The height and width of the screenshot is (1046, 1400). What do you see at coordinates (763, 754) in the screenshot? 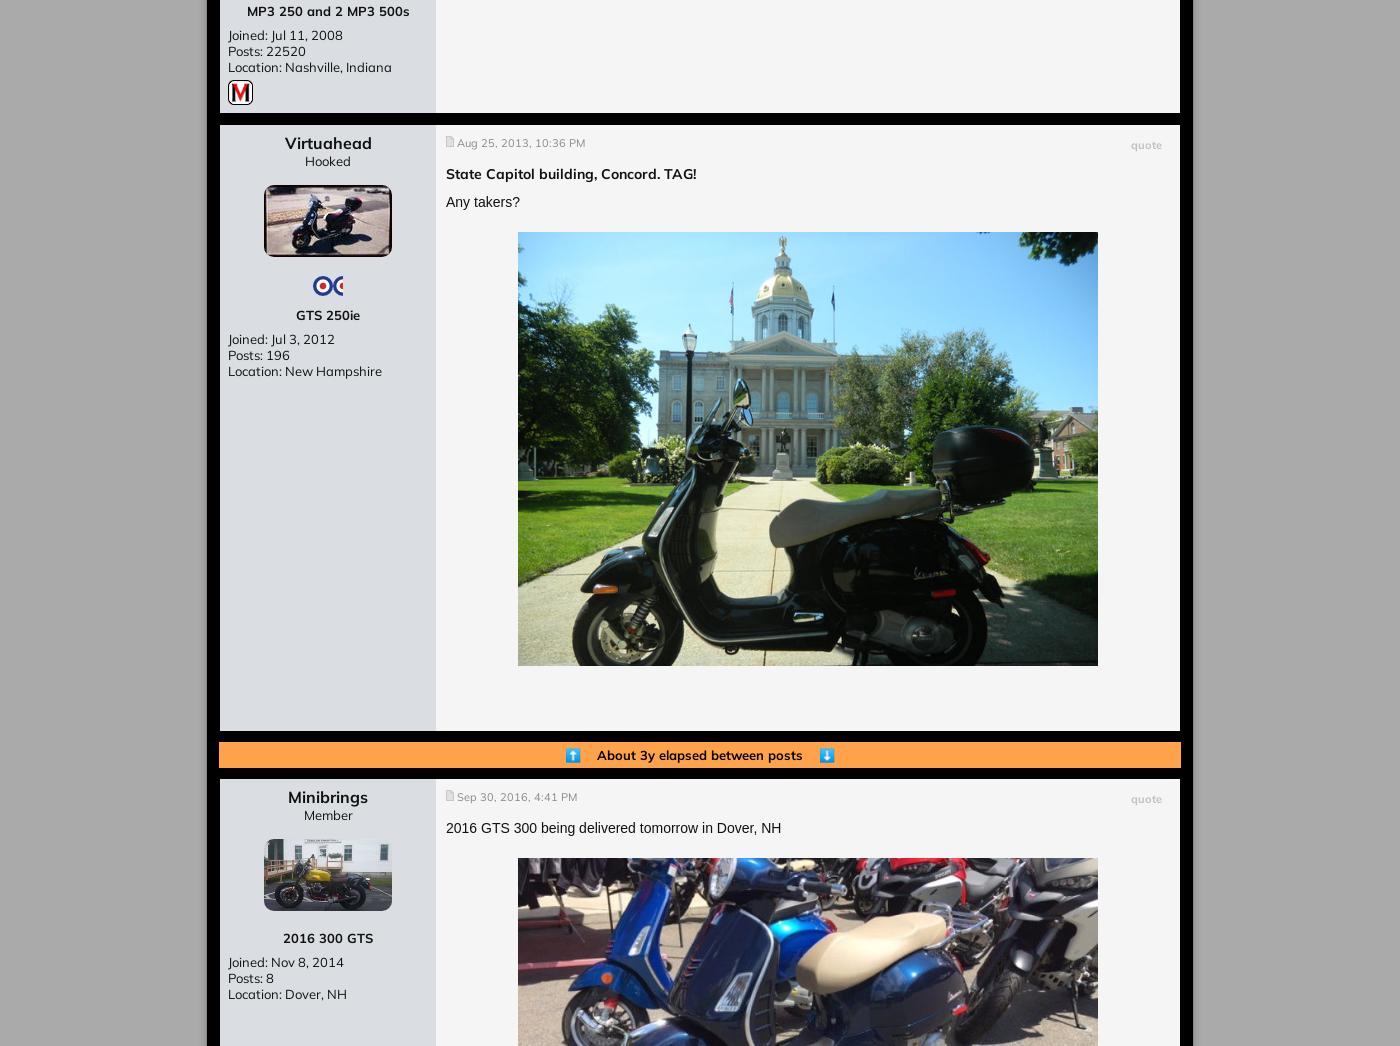
I see `'between posts'` at bounding box center [763, 754].